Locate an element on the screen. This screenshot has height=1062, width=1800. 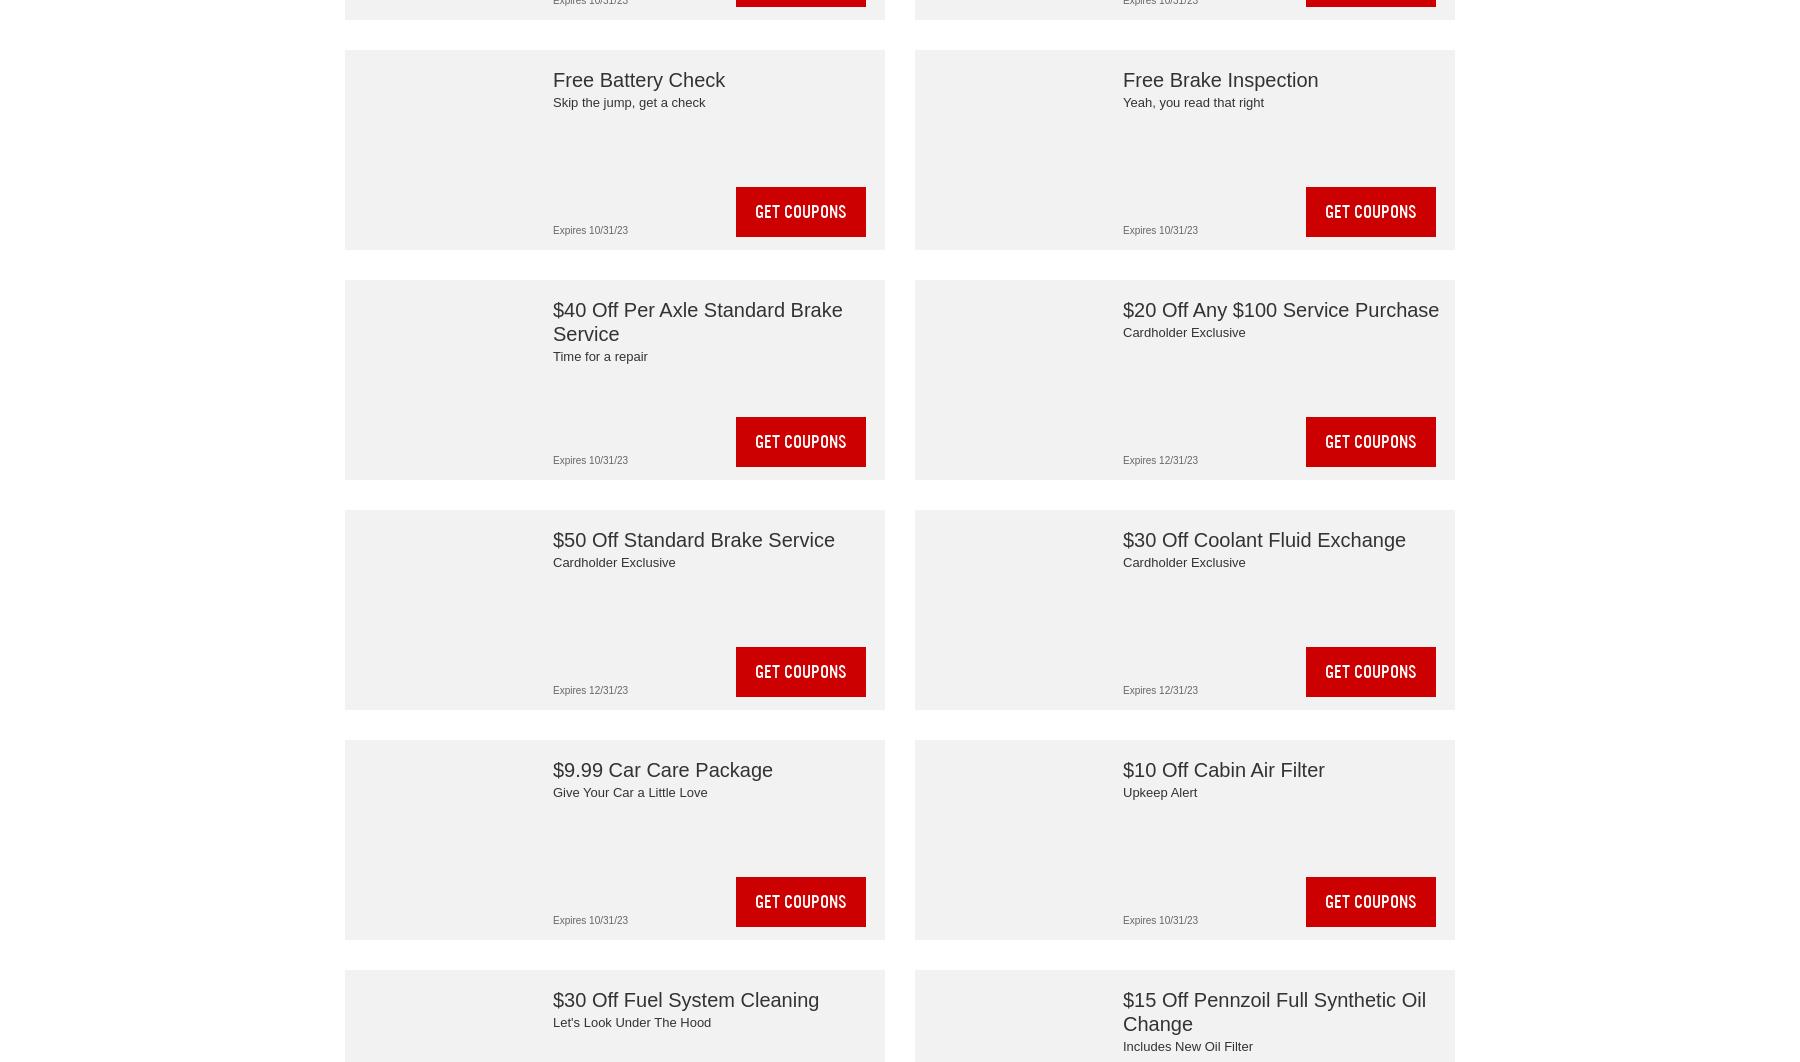
'Skip the jump, get a check' is located at coordinates (628, 102).